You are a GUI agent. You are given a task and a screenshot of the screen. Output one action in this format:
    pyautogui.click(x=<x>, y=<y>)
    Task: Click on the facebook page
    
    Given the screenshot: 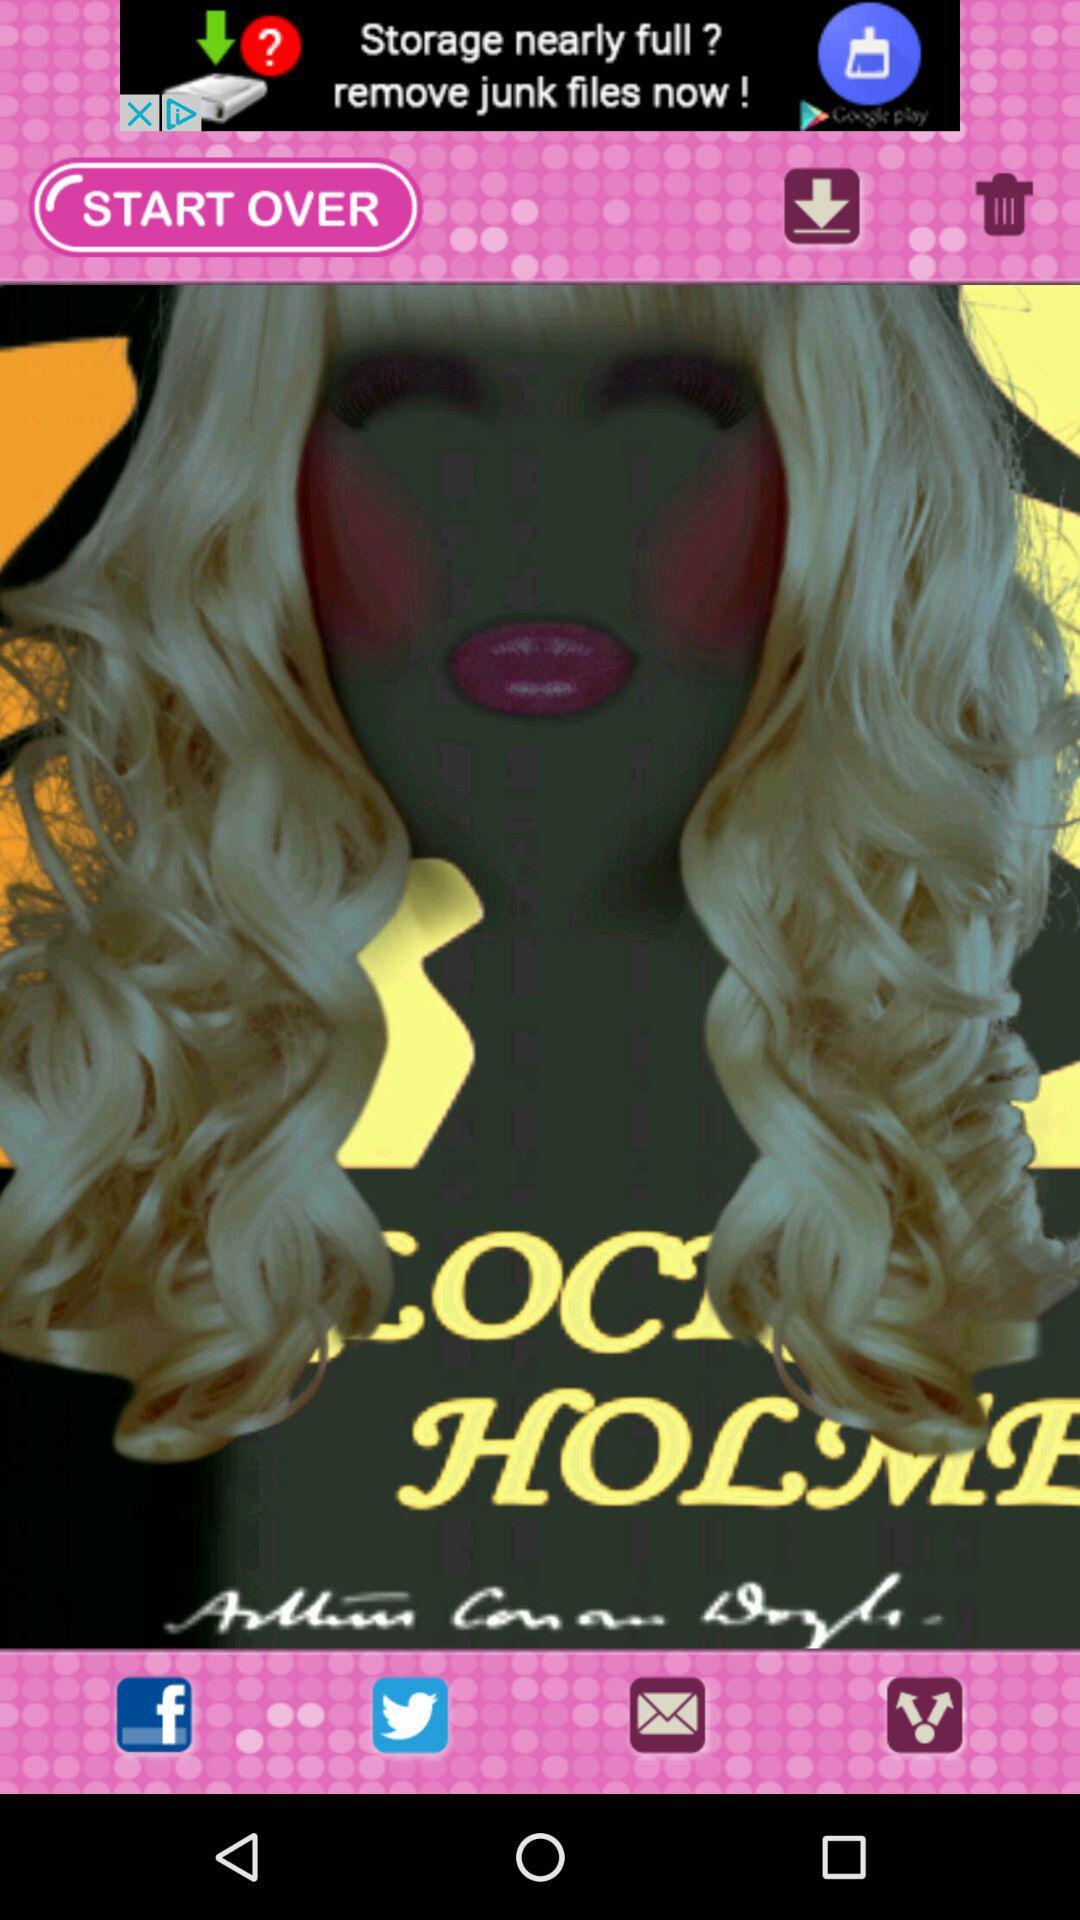 What is the action you would take?
    pyautogui.click(x=152, y=1720)
    